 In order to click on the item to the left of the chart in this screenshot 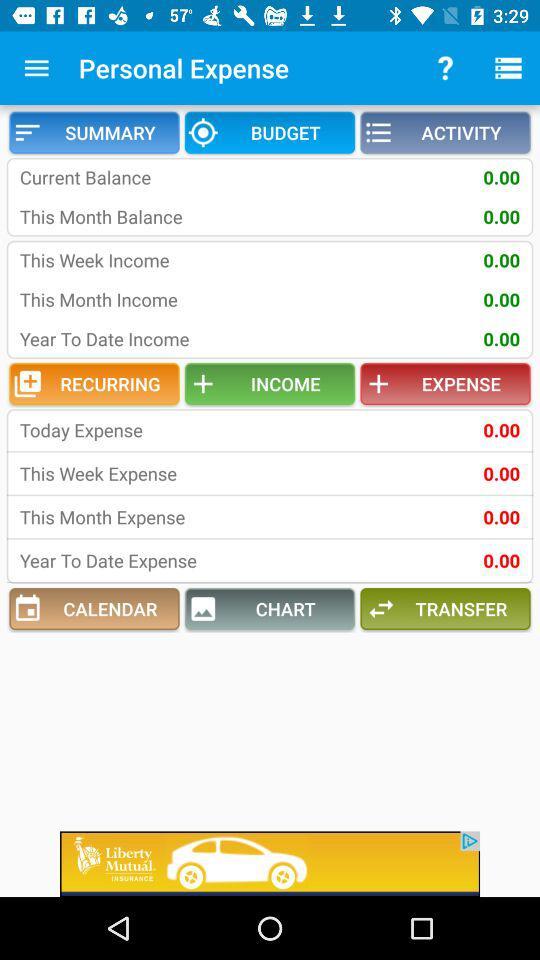, I will do `click(93, 608)`.